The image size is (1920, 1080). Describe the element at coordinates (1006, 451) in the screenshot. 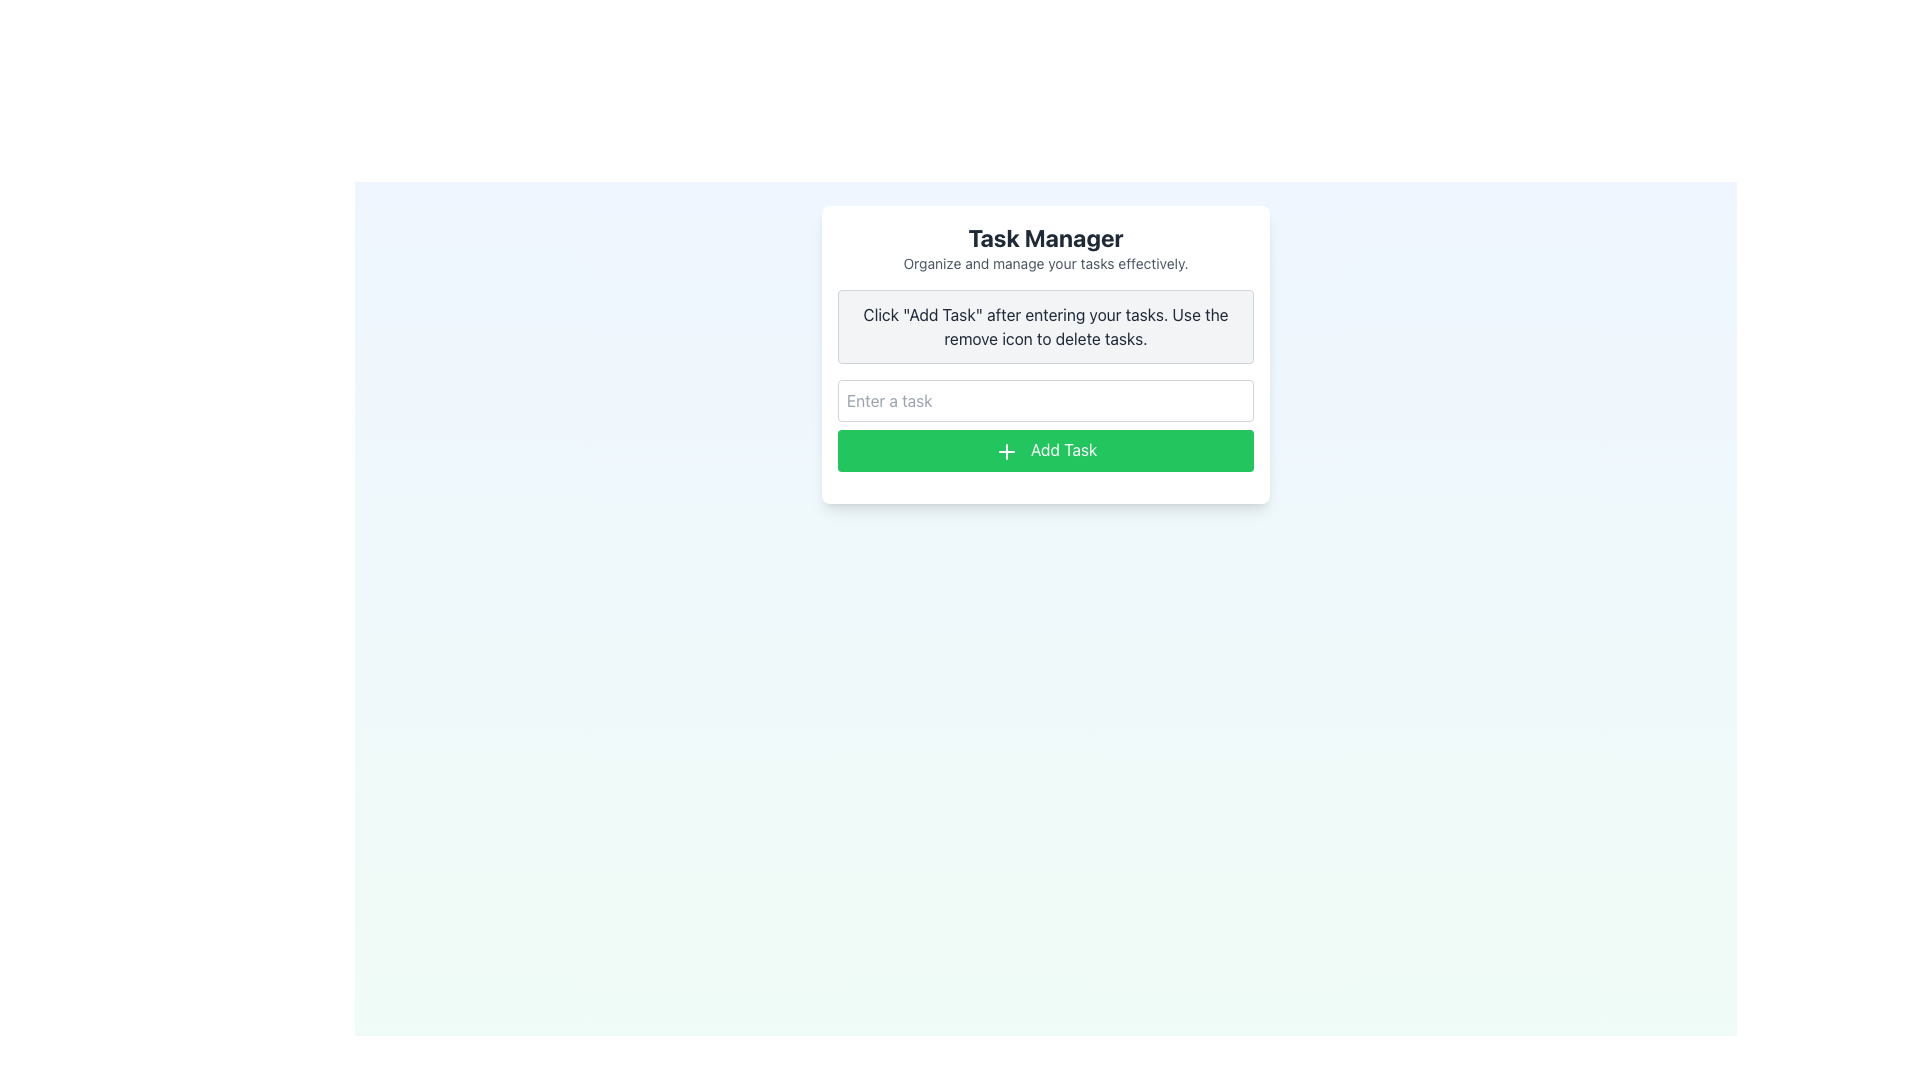

I see `the small circular icon with a green background and a white plus sign, located to the left of the 'Add Task' text within the green rectangular button` at that location.